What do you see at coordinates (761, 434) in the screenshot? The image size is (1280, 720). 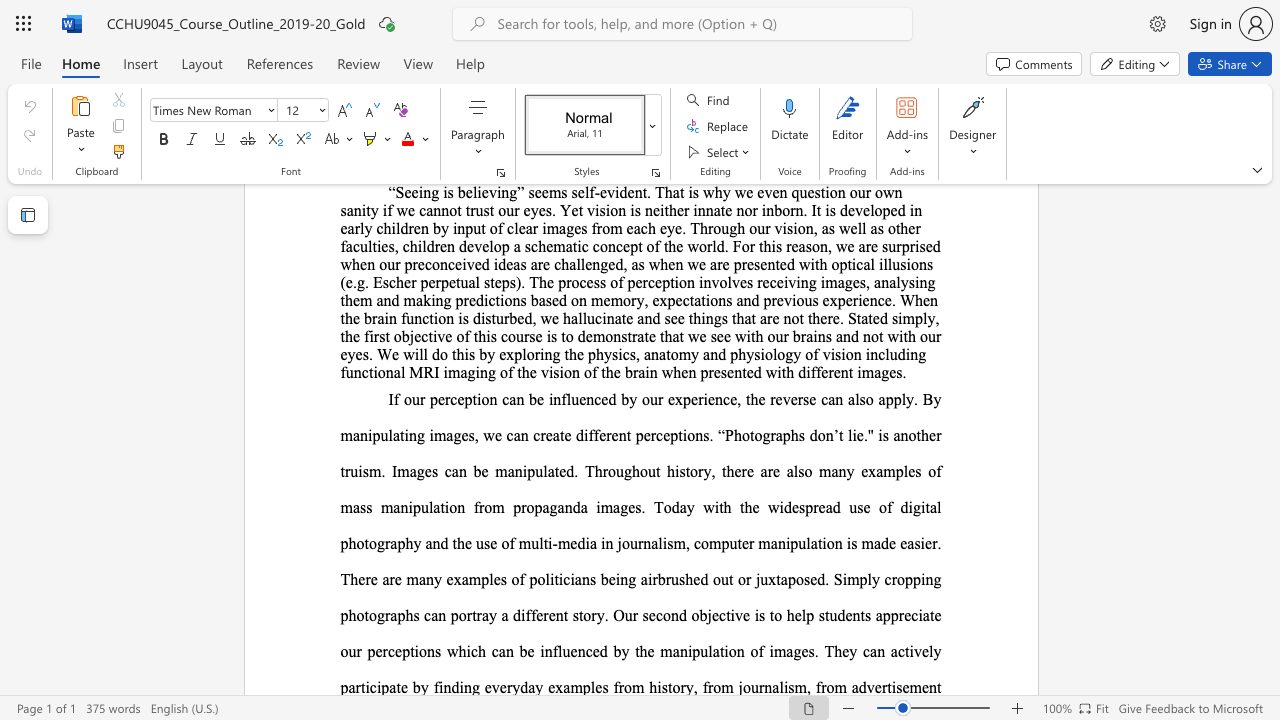 I see `the subset text "graphs don’t lie." within the text "If our perception can be influenced by our experience, the reverse can also apply. By manipulating images, we can create different perceptions. “Photographs don’t lie."` at bounding box center [761, 434].